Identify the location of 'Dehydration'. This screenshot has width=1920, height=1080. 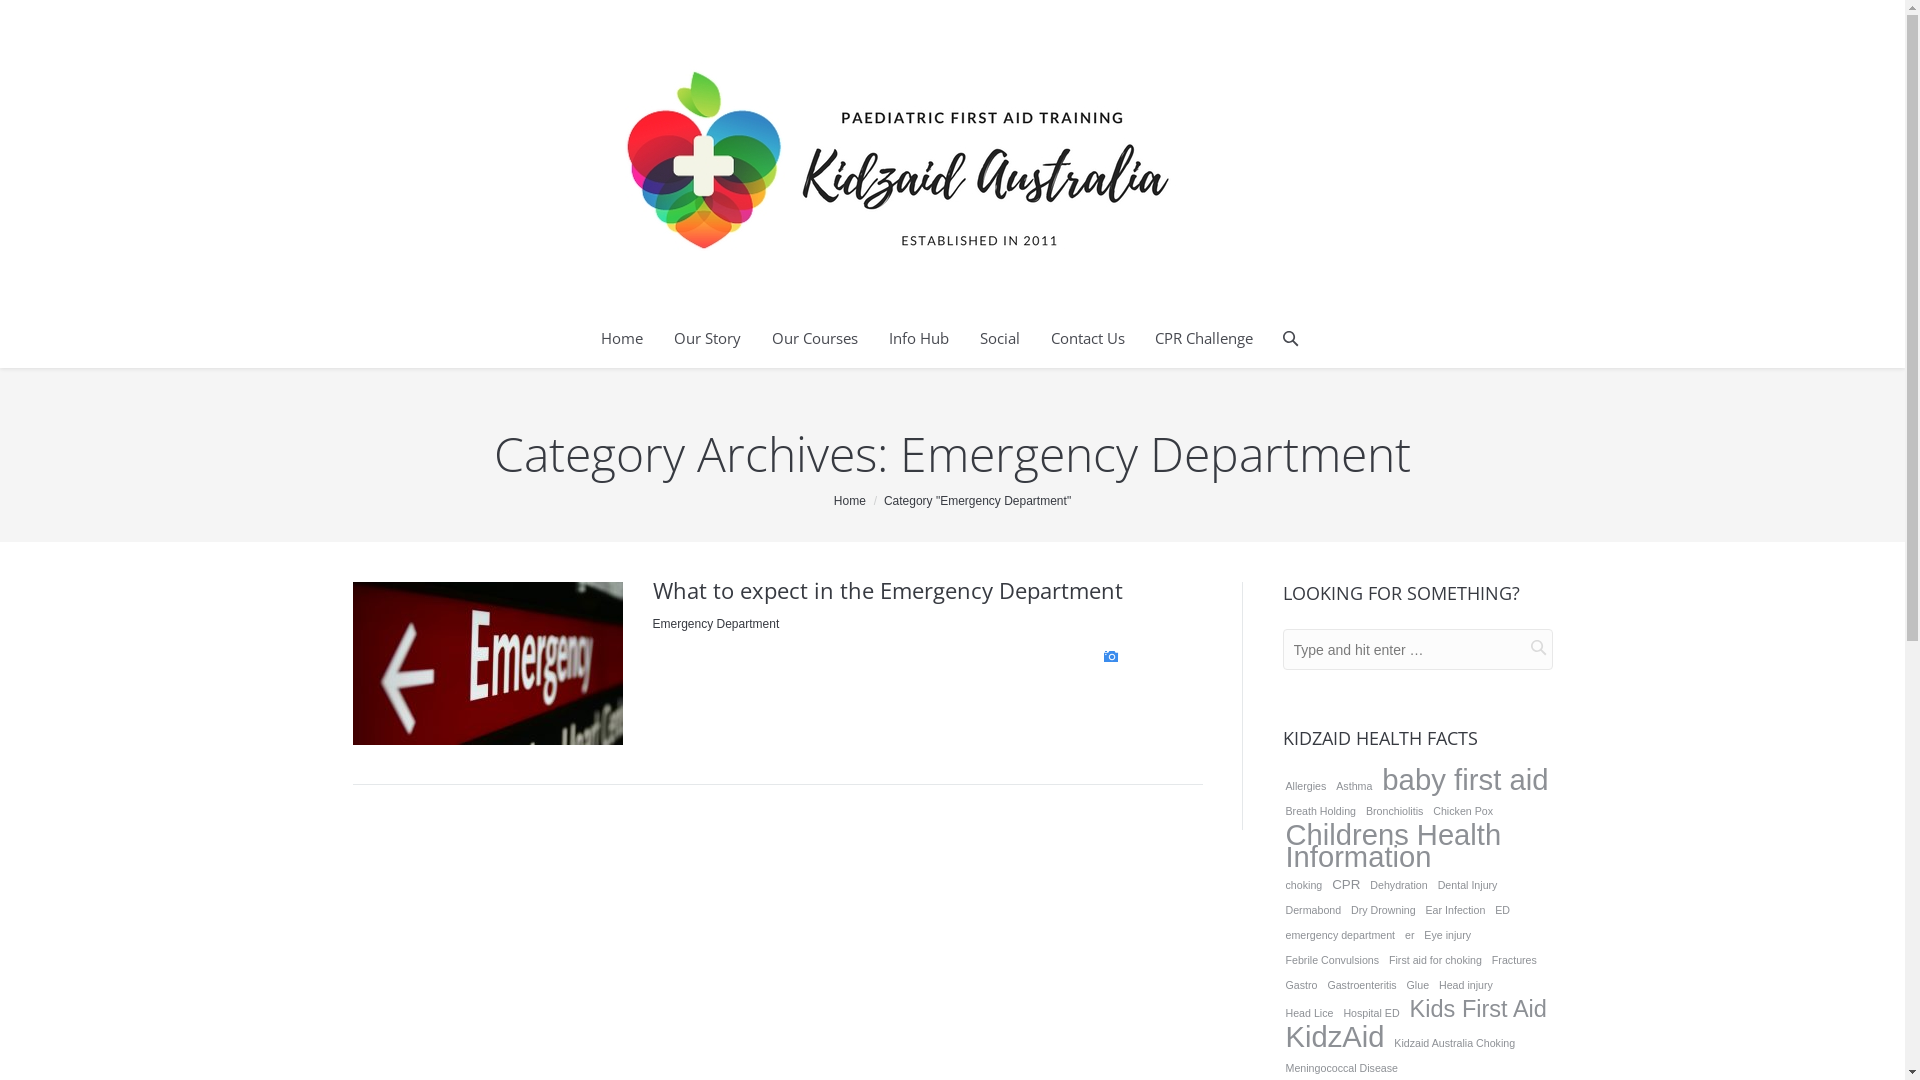
(1397, 883).